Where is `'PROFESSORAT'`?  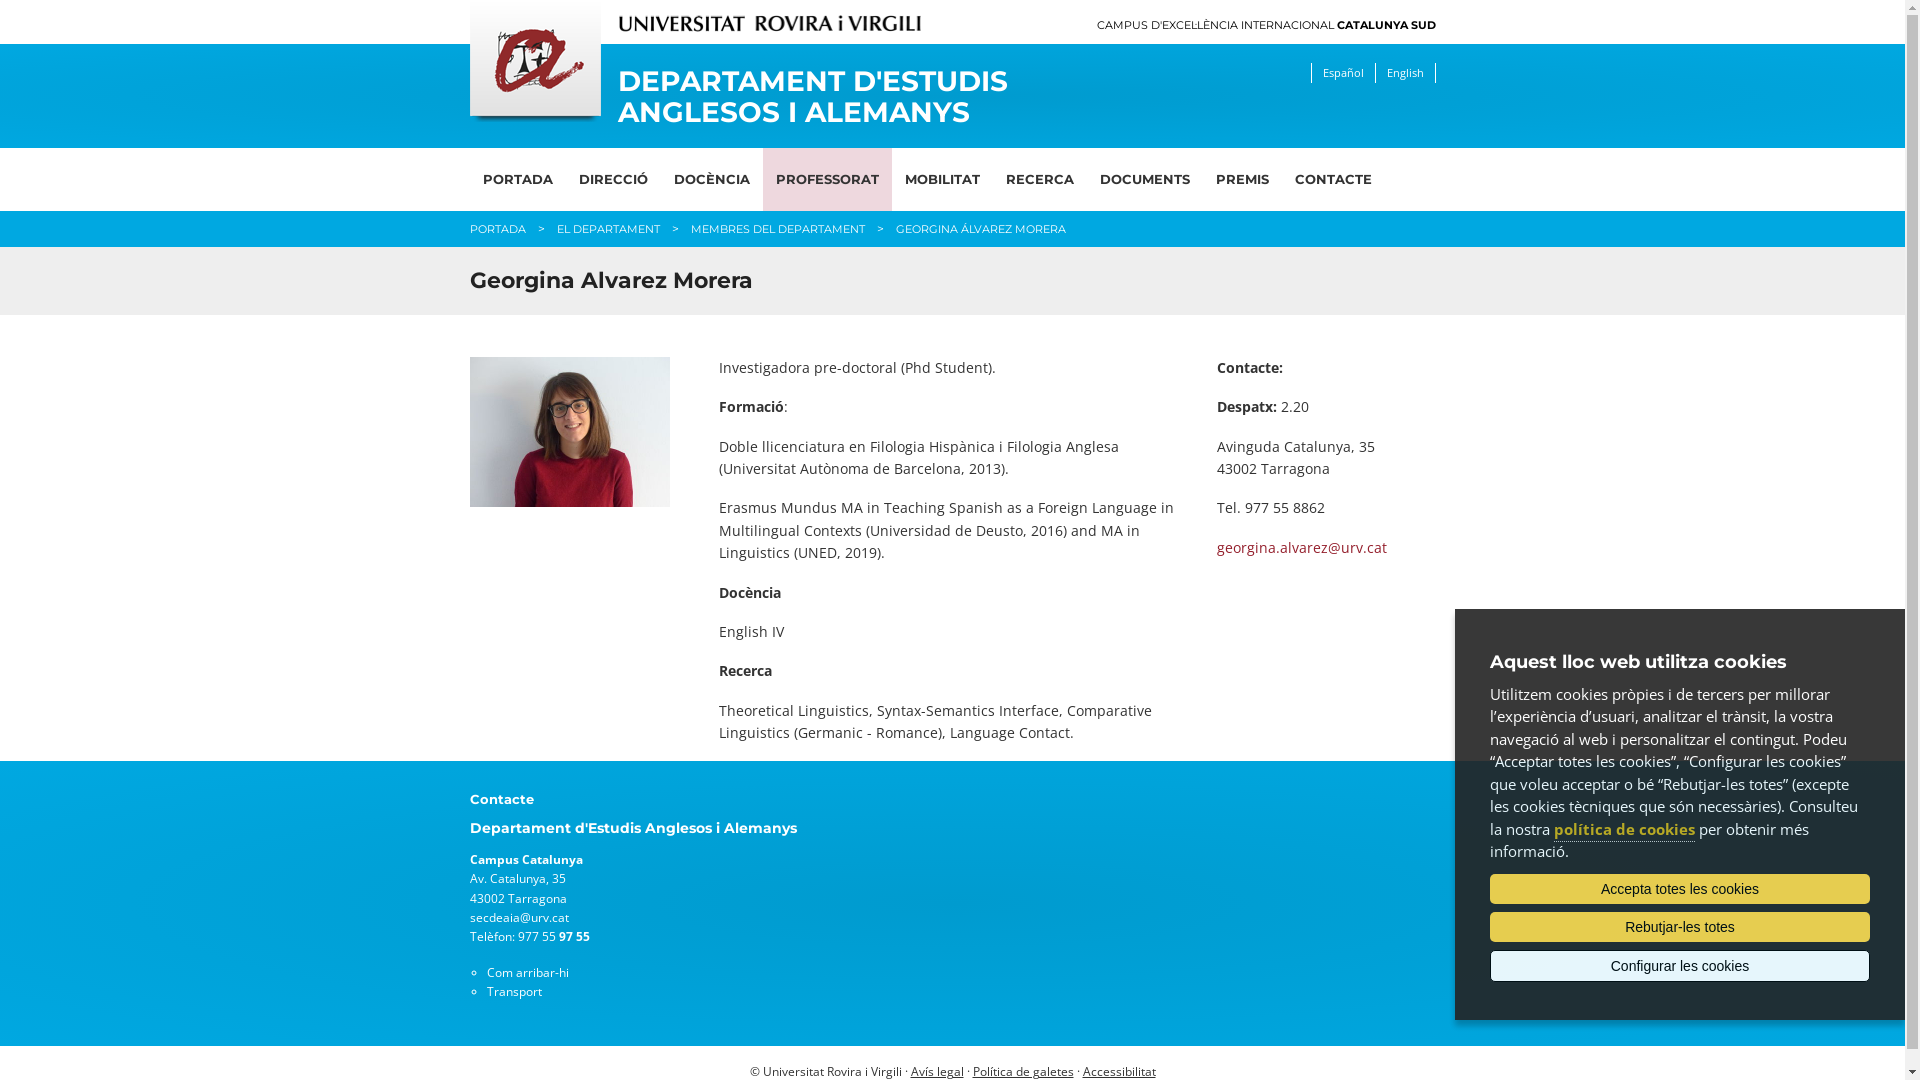
'PROFESSORAT' is located at coordinates (826, 178).